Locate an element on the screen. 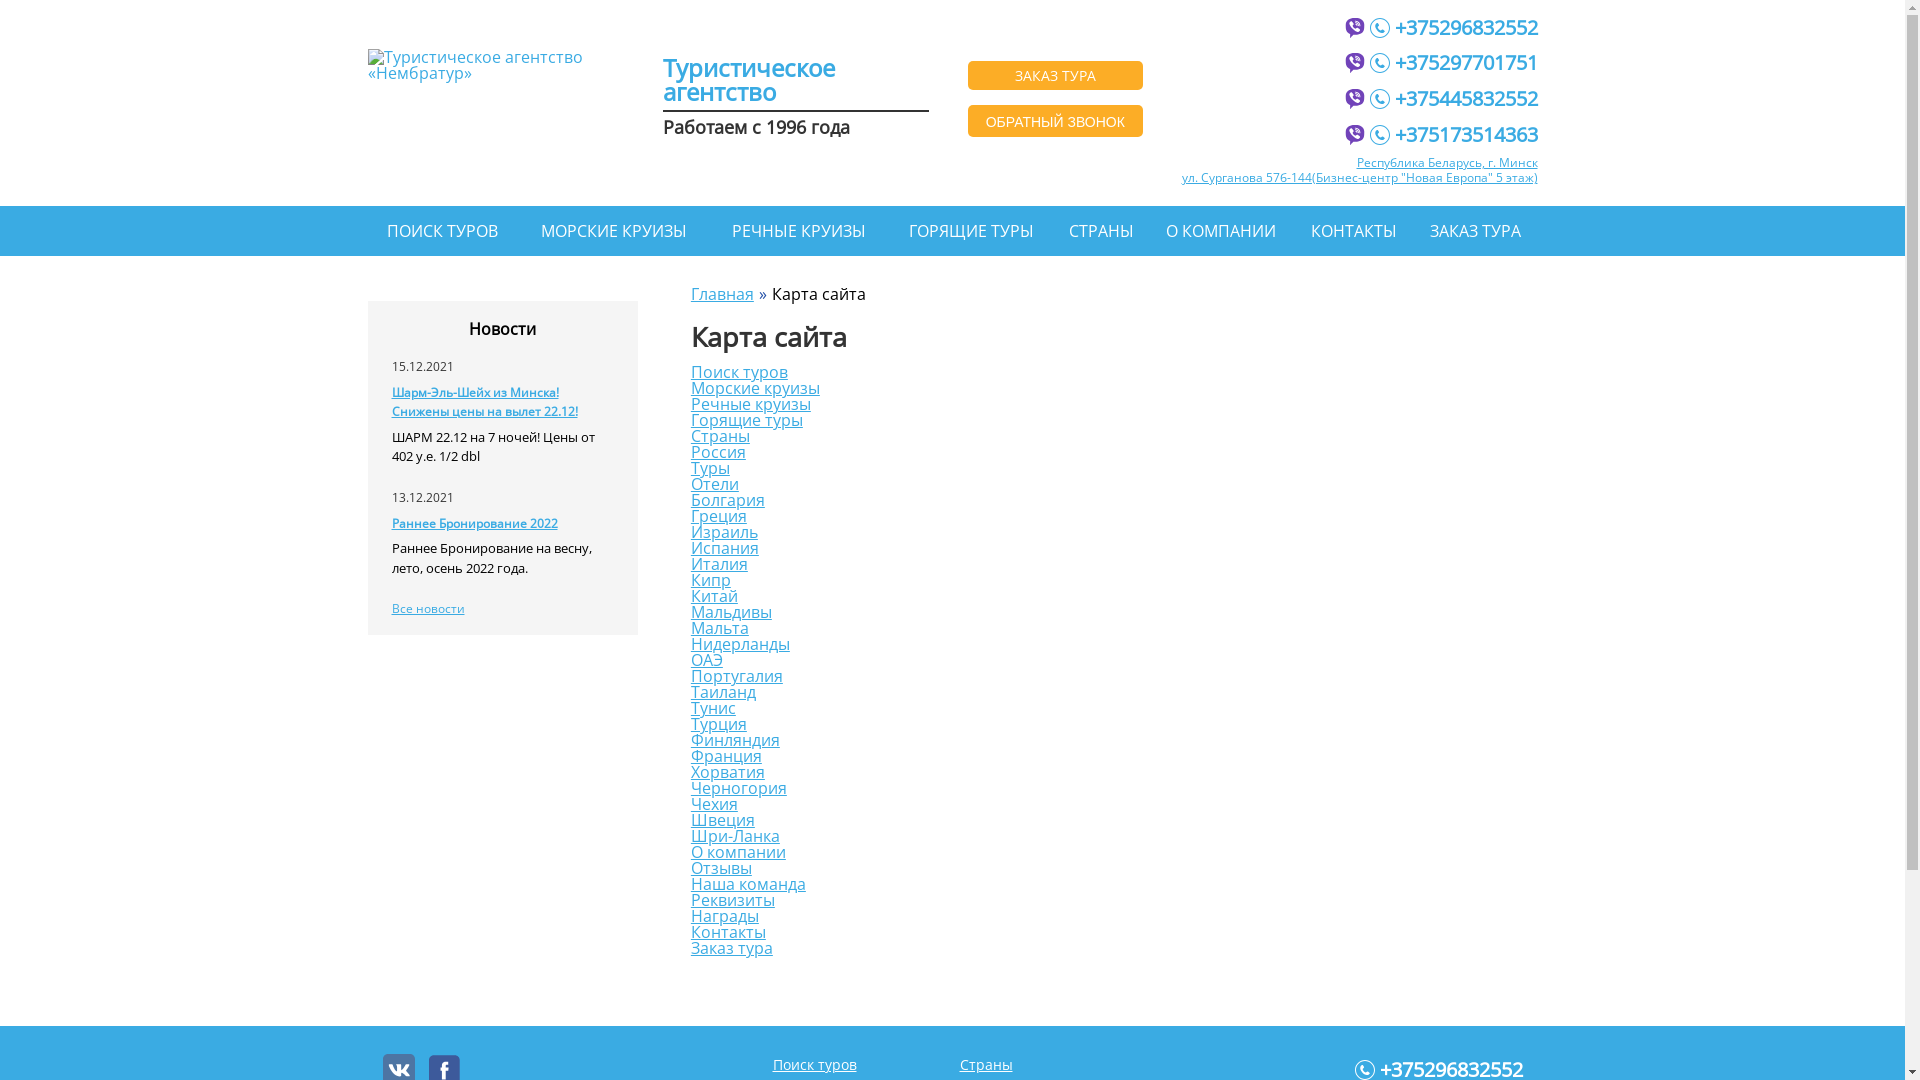 The height and width of the screenshot is (1080, 1920). '+375296832552' is located at coordinates (1454, 25).